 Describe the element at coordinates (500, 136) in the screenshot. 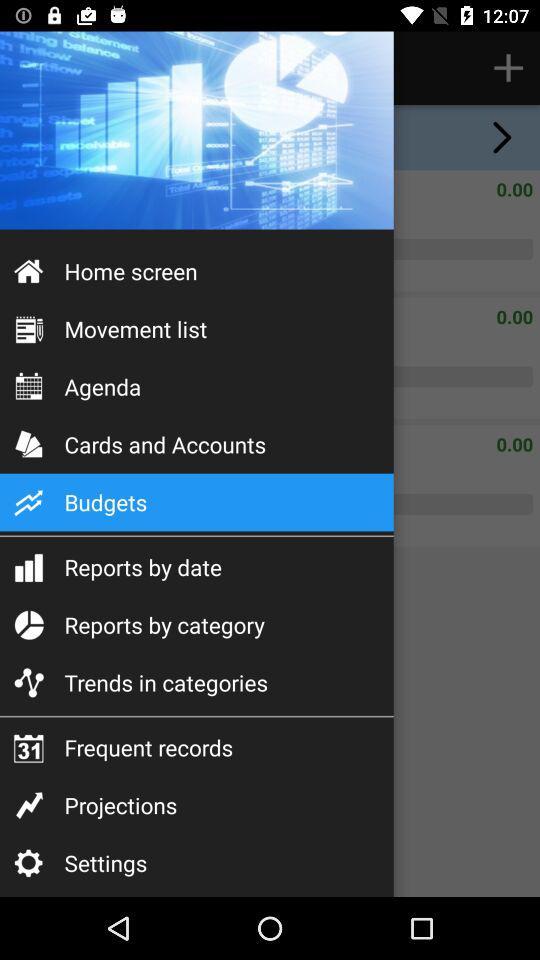

I see `the arrow_forward icon` at that location.